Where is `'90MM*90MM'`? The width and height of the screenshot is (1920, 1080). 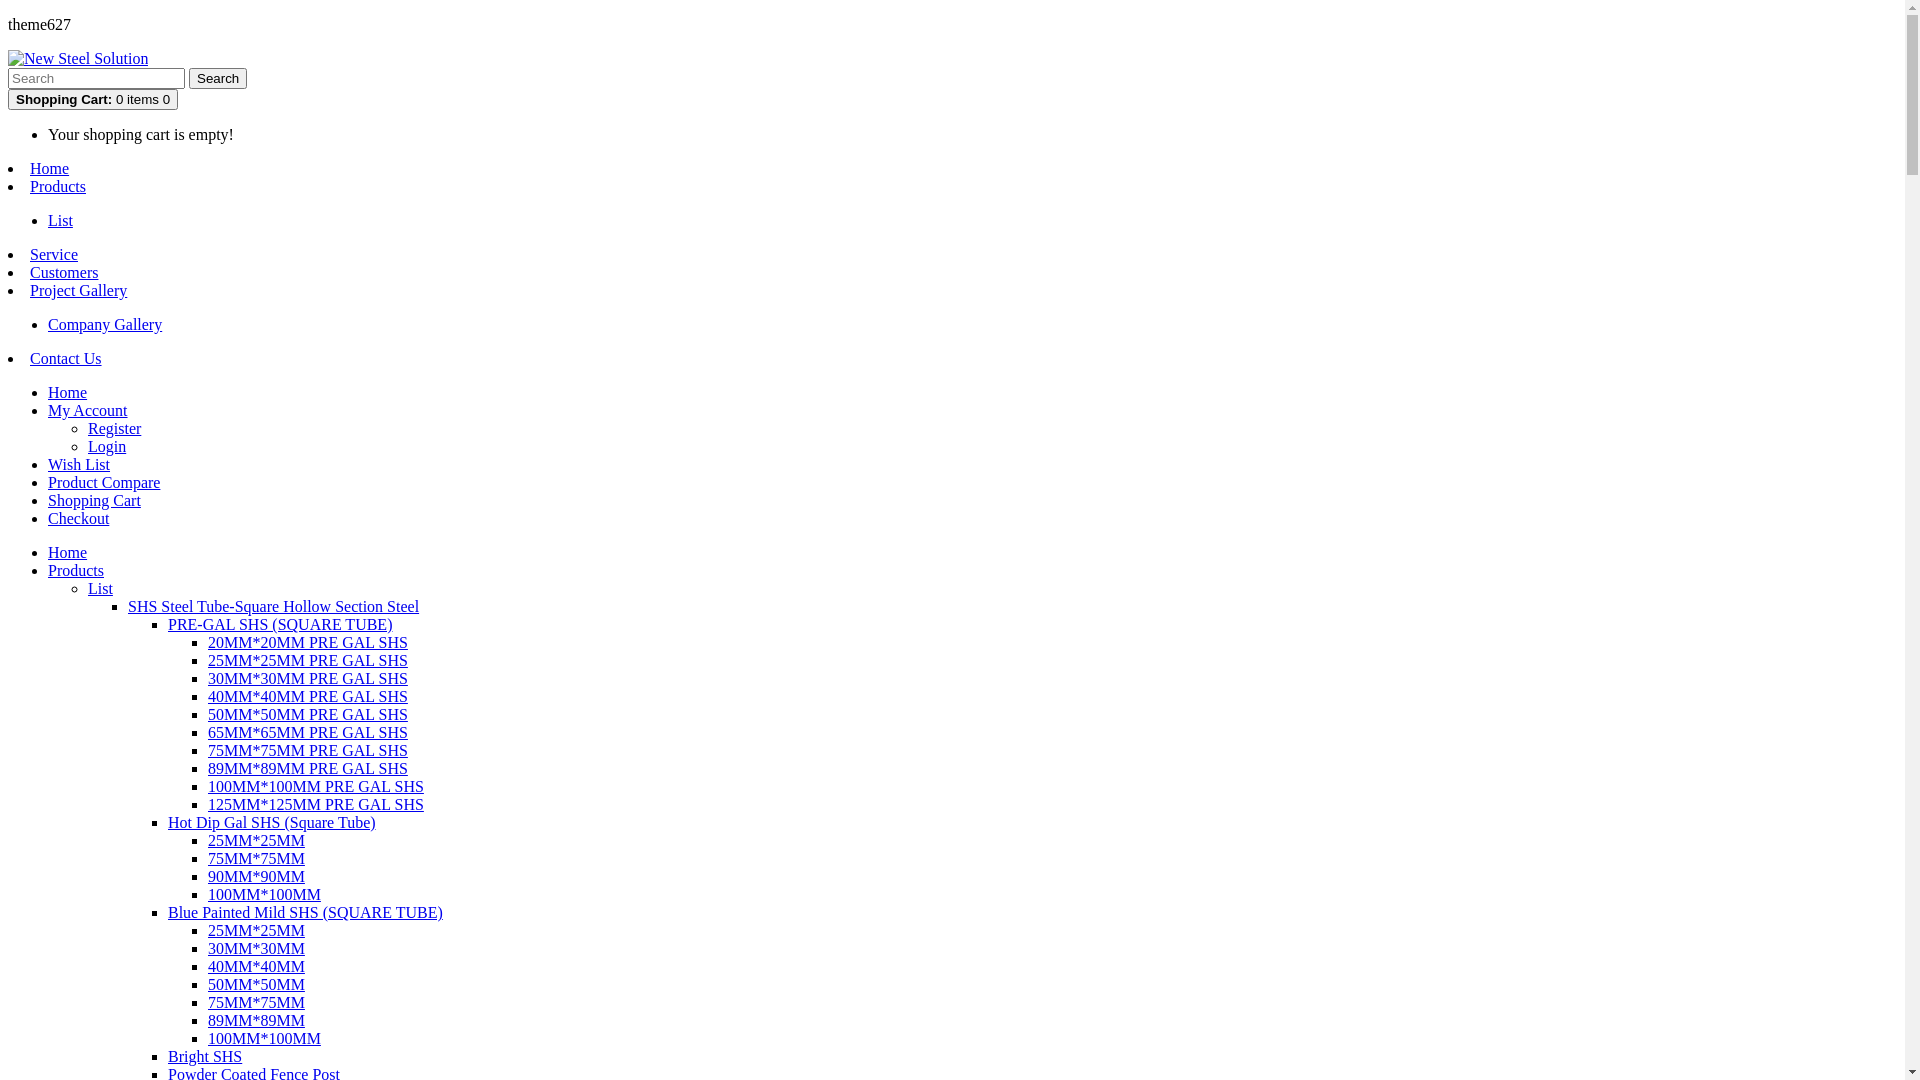 '90MM*90MM' is located at coordinates (207, 875).